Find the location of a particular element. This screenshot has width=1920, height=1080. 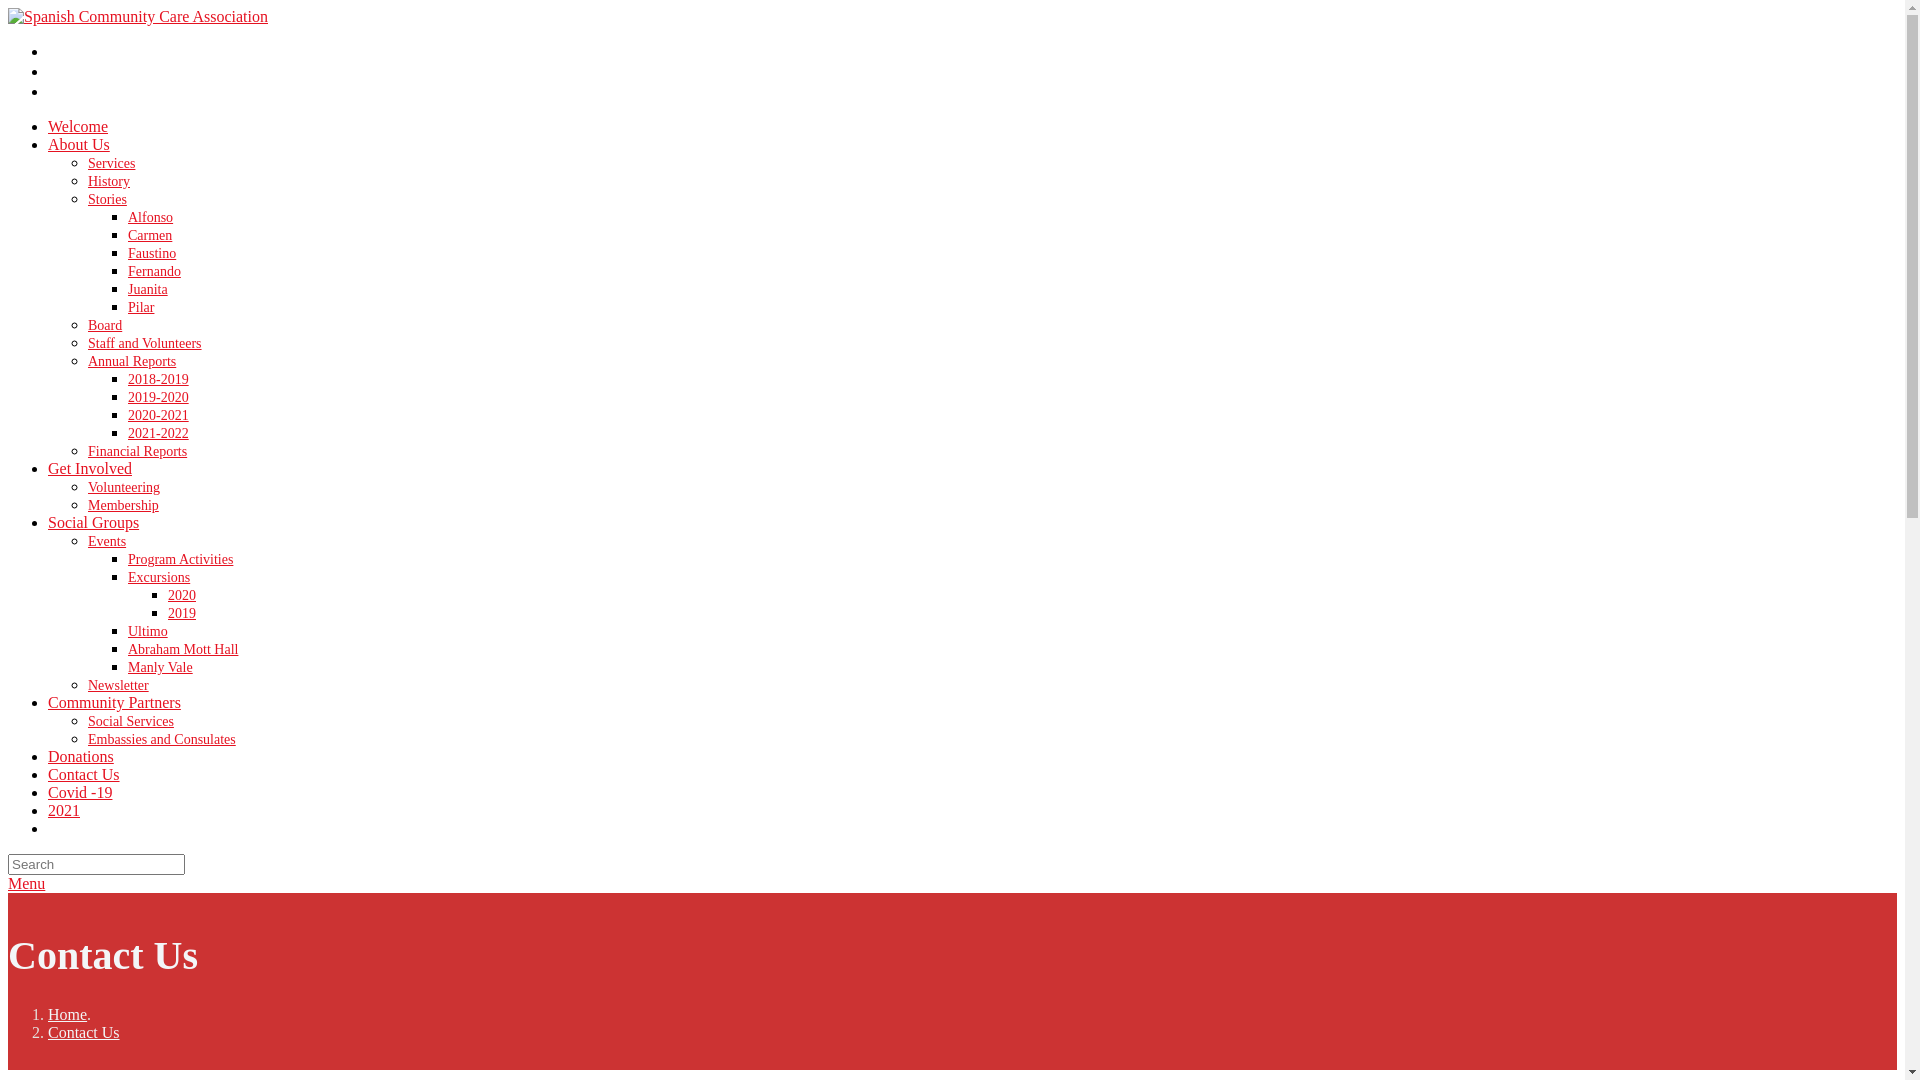

'Menu' is located at coordinates (26, 882).